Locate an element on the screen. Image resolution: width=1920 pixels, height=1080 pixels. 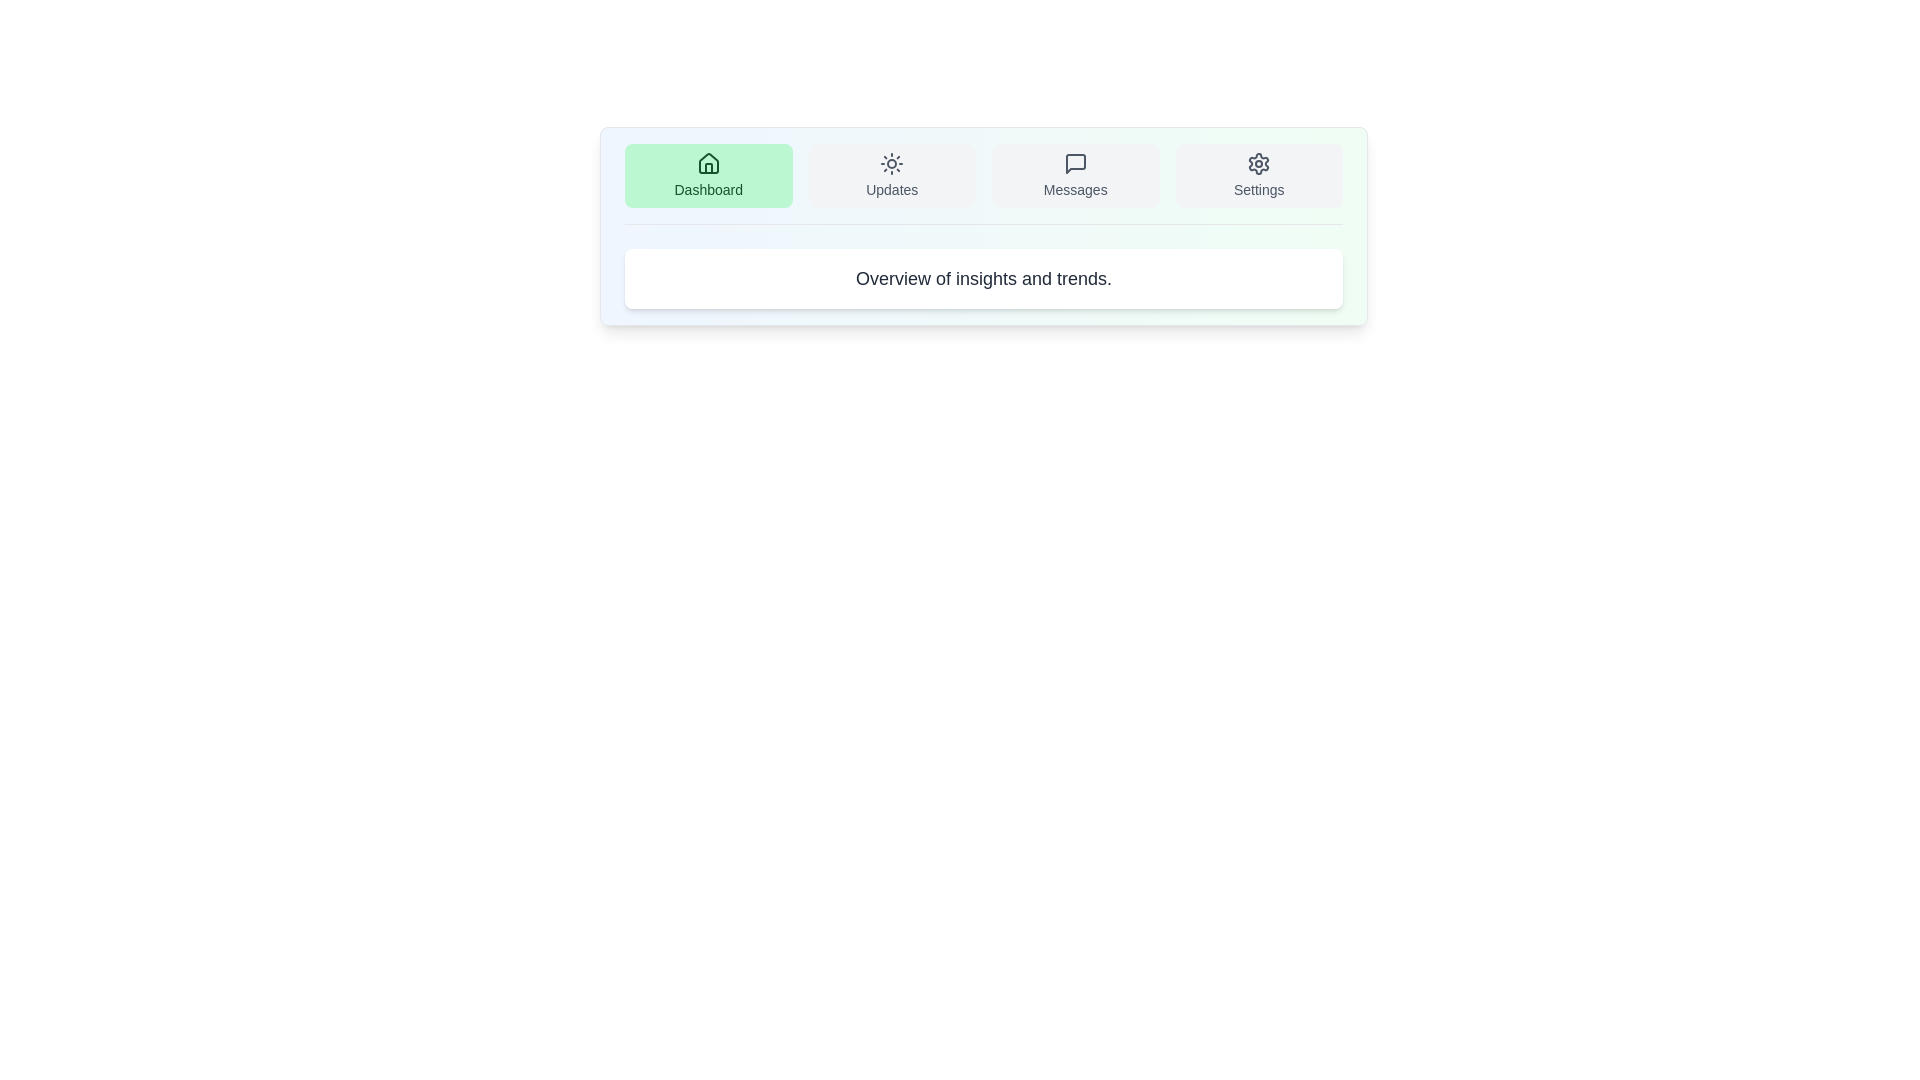
the Messages tab to view its content is located at coordinates (1074, 175).